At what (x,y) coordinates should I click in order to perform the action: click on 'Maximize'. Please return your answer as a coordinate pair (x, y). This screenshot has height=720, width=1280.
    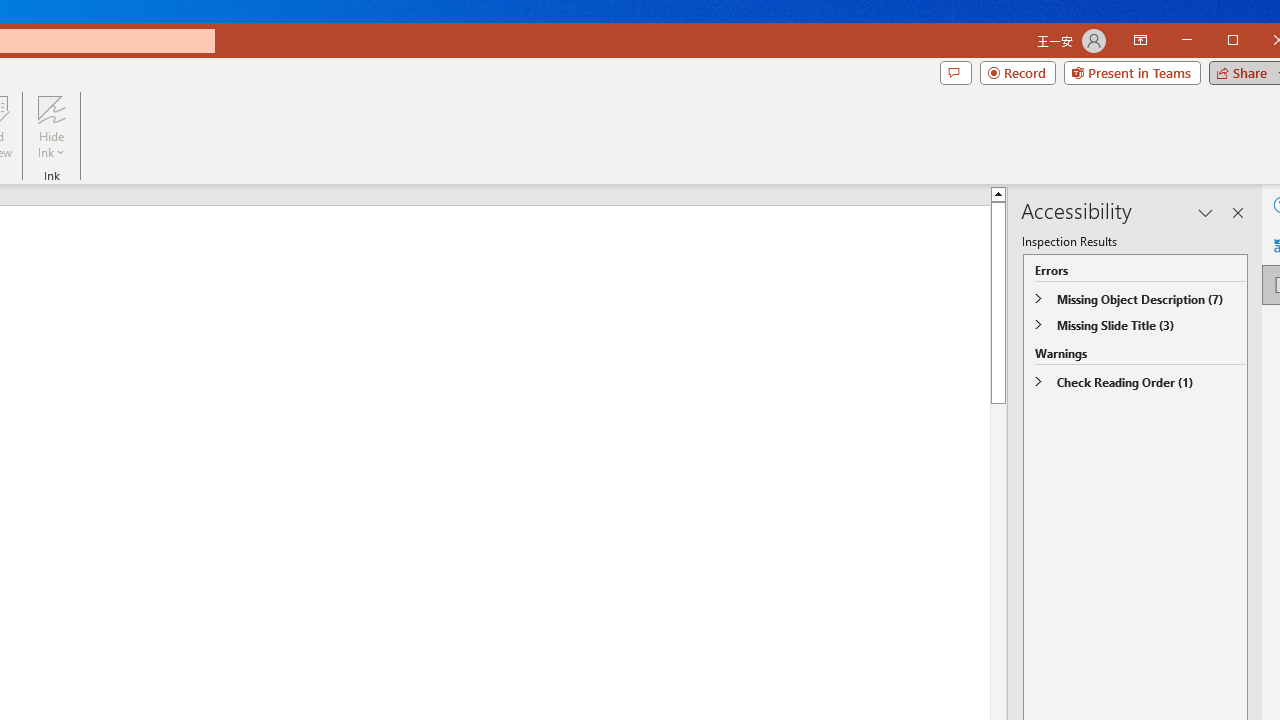
    Looking at the image, I should click on (1261, 42).